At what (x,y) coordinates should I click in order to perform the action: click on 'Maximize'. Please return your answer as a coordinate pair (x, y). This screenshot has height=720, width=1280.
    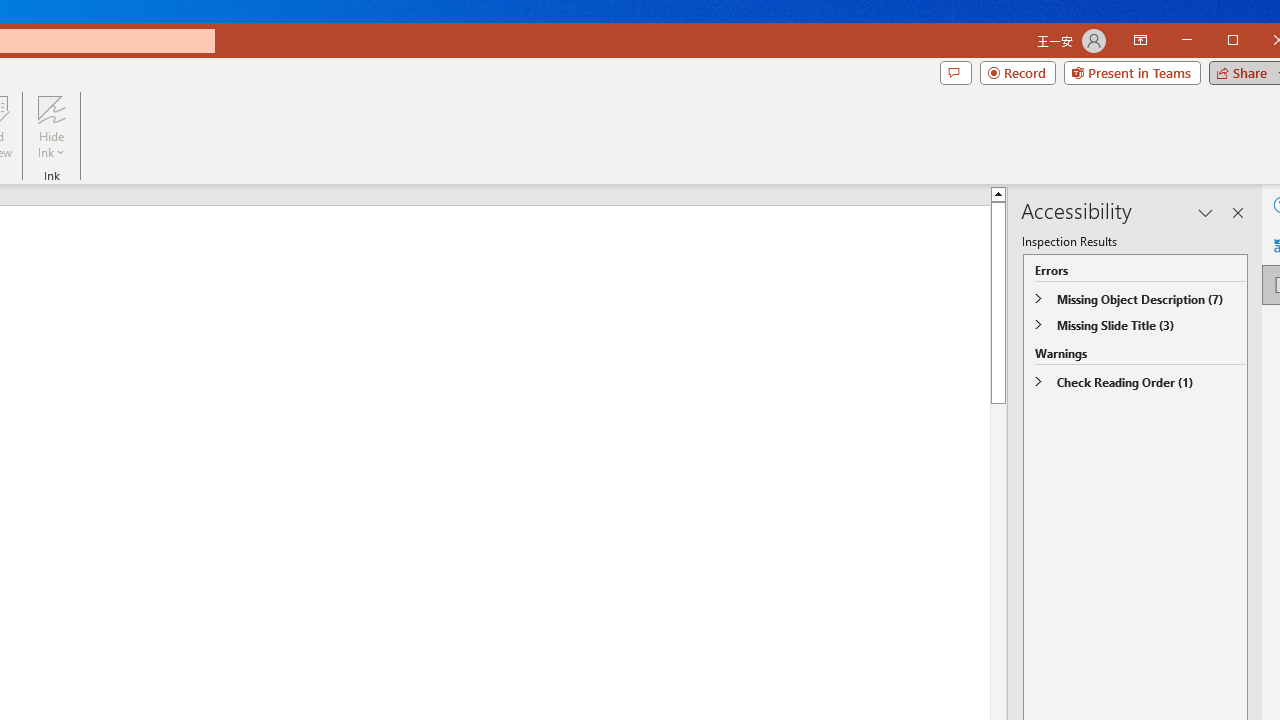
    Looking at the image, I should click on (1261, 42).